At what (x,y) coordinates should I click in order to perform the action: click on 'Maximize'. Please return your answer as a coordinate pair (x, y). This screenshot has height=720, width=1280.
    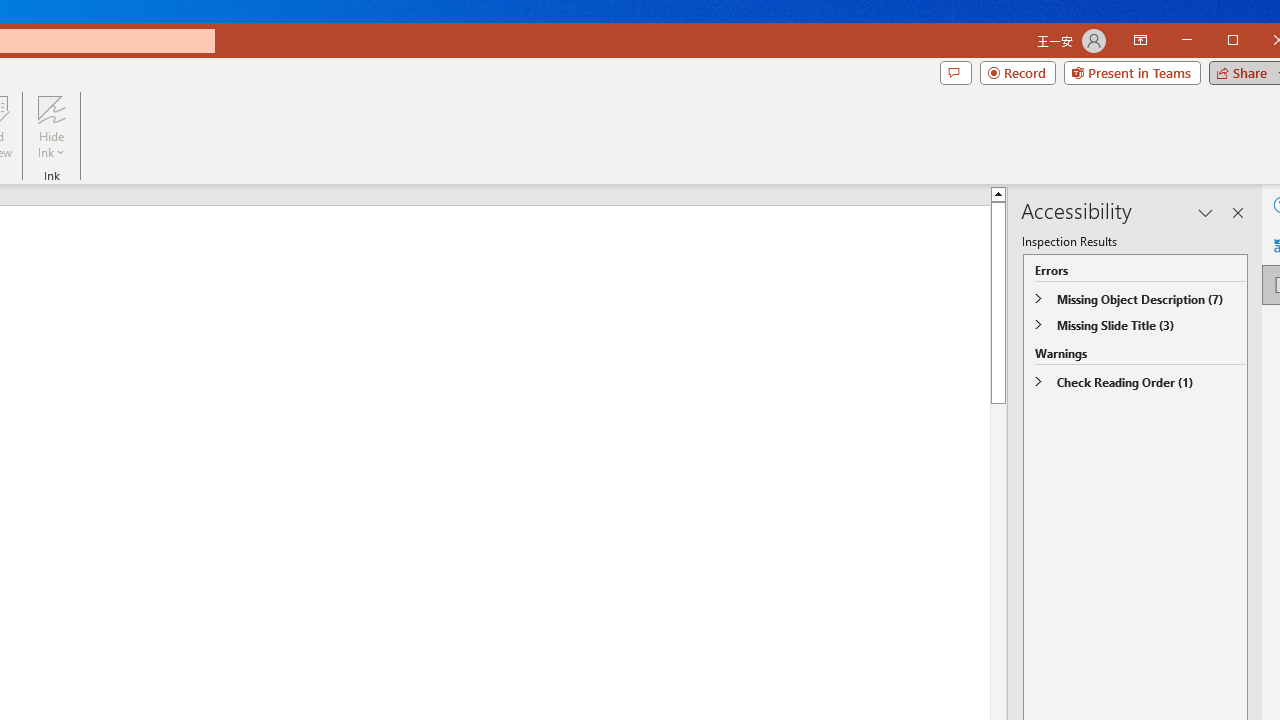
    Looking at the image, I should click on (1261, 42).